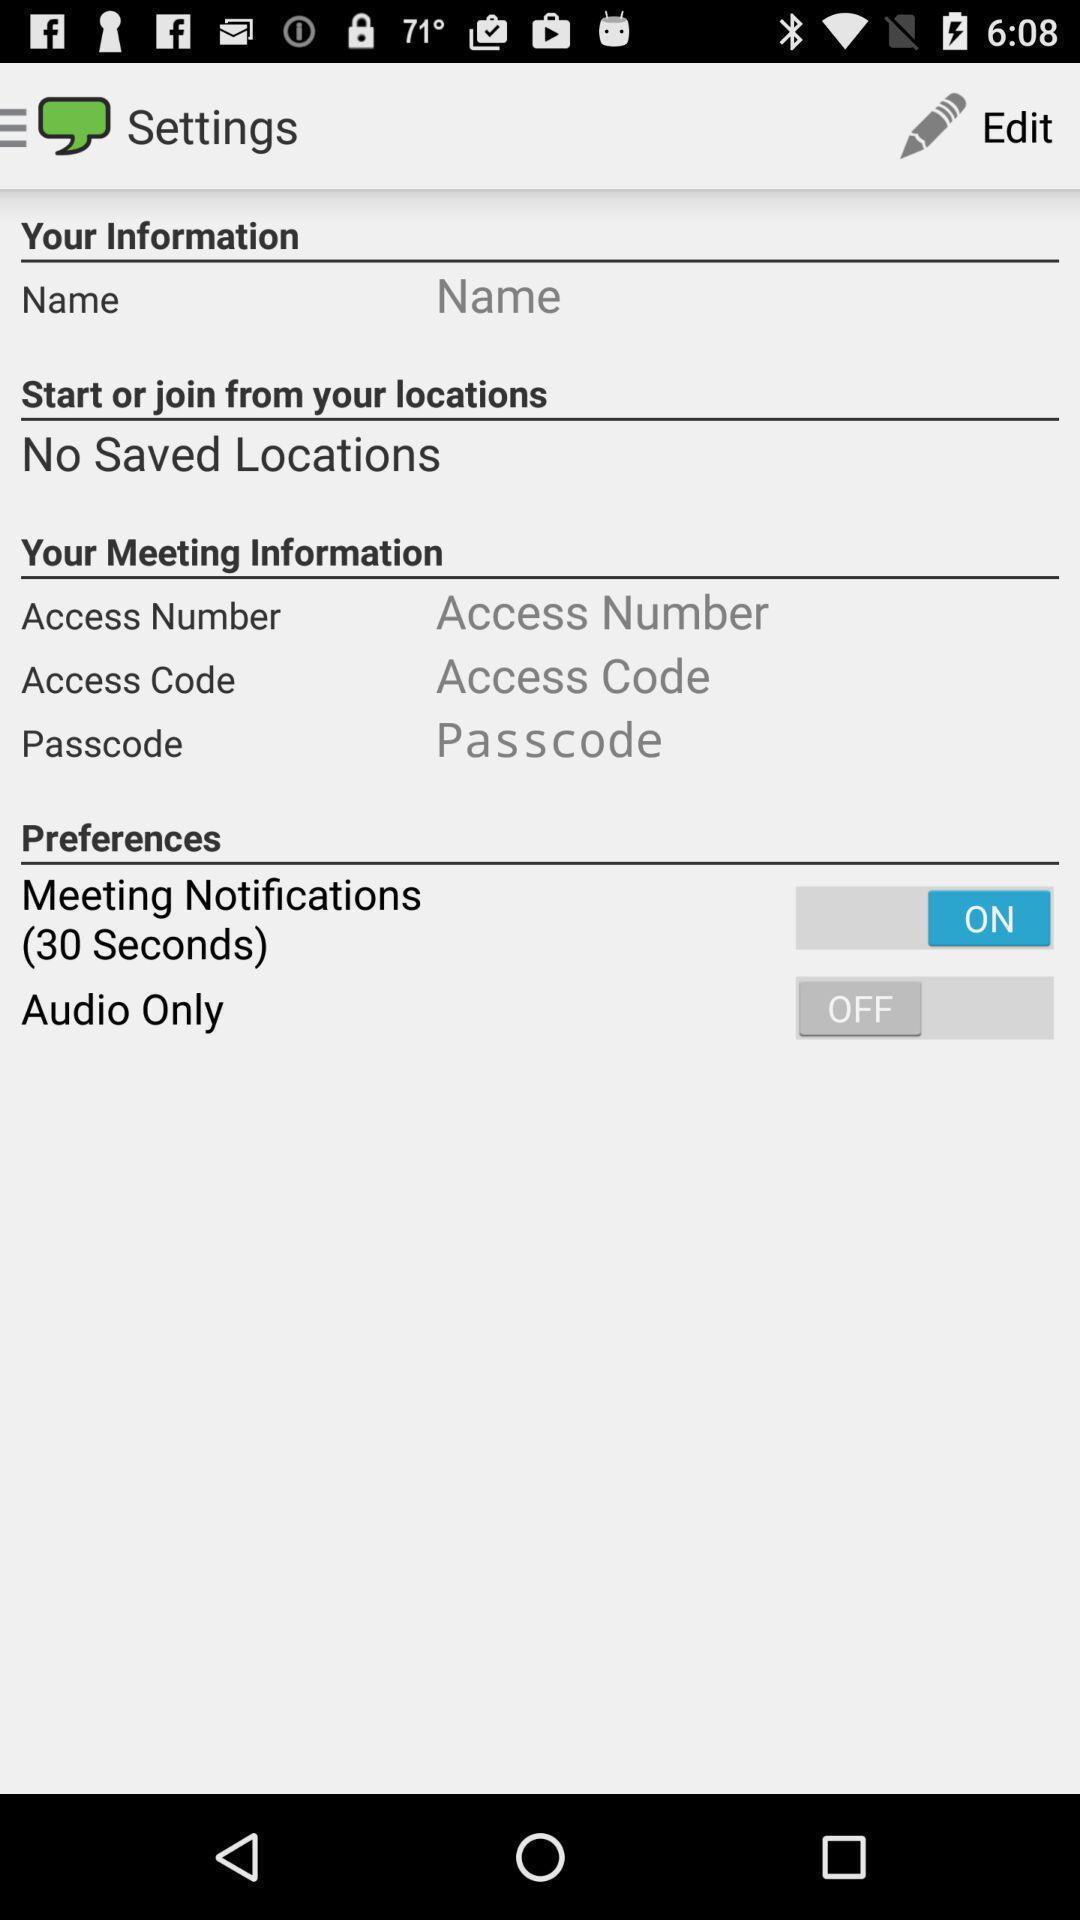 Image resolution: width=1080 pixels, height=1920 pixels. I want to click on a quick reminder code of the local, so click(747, 737).